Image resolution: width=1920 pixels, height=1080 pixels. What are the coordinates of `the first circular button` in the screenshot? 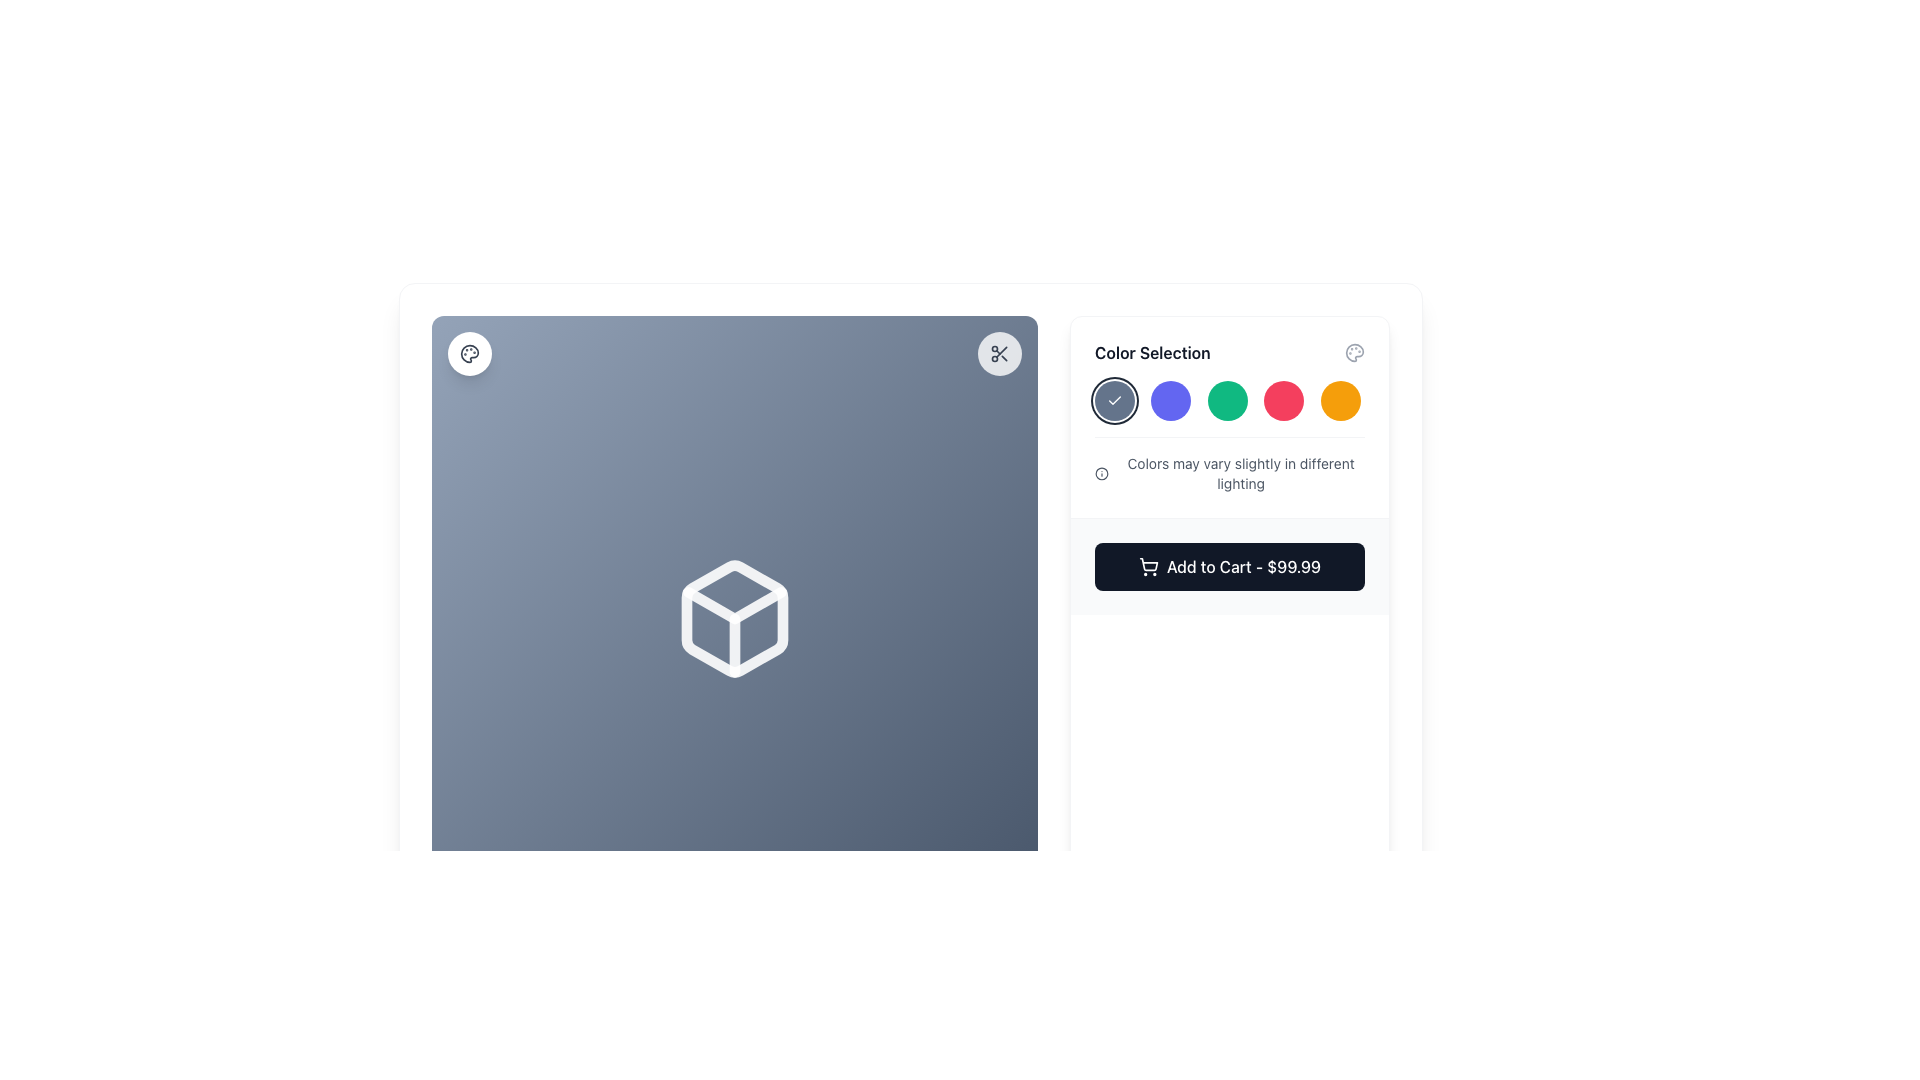 It's located at (1113, 401).